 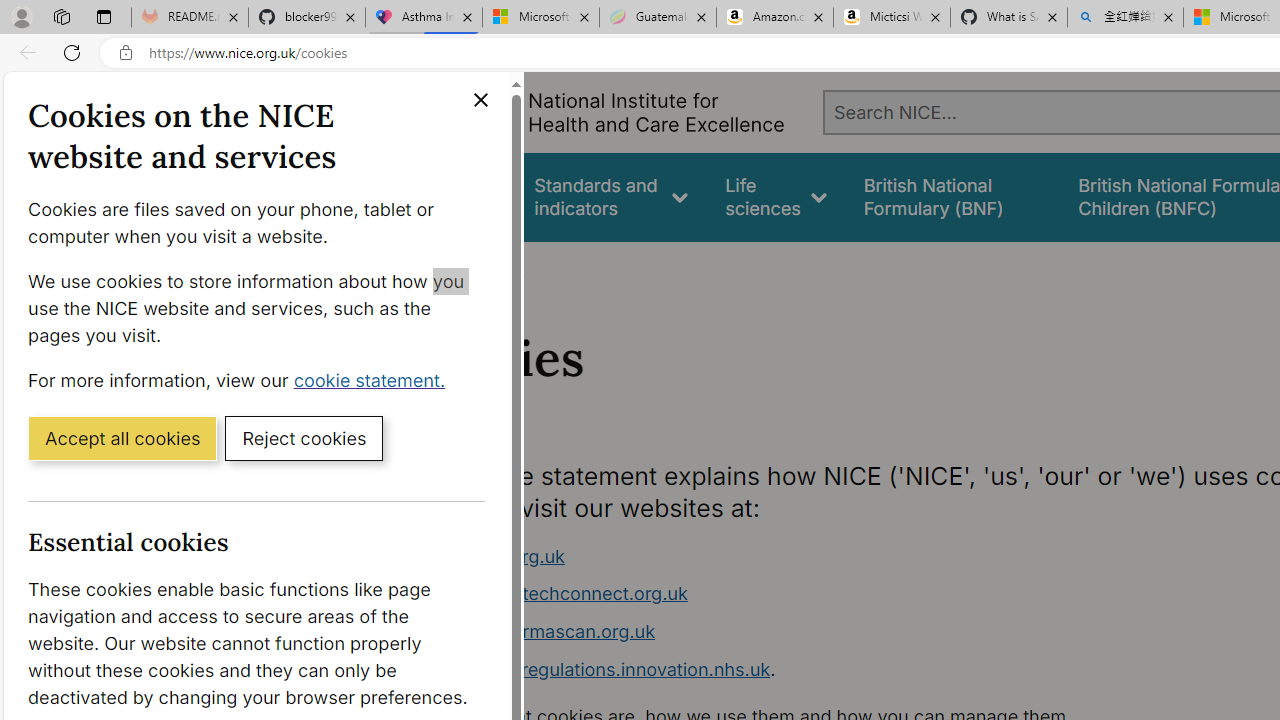 I want to click on 'Accept all cookies', so click(x=121, y=436).